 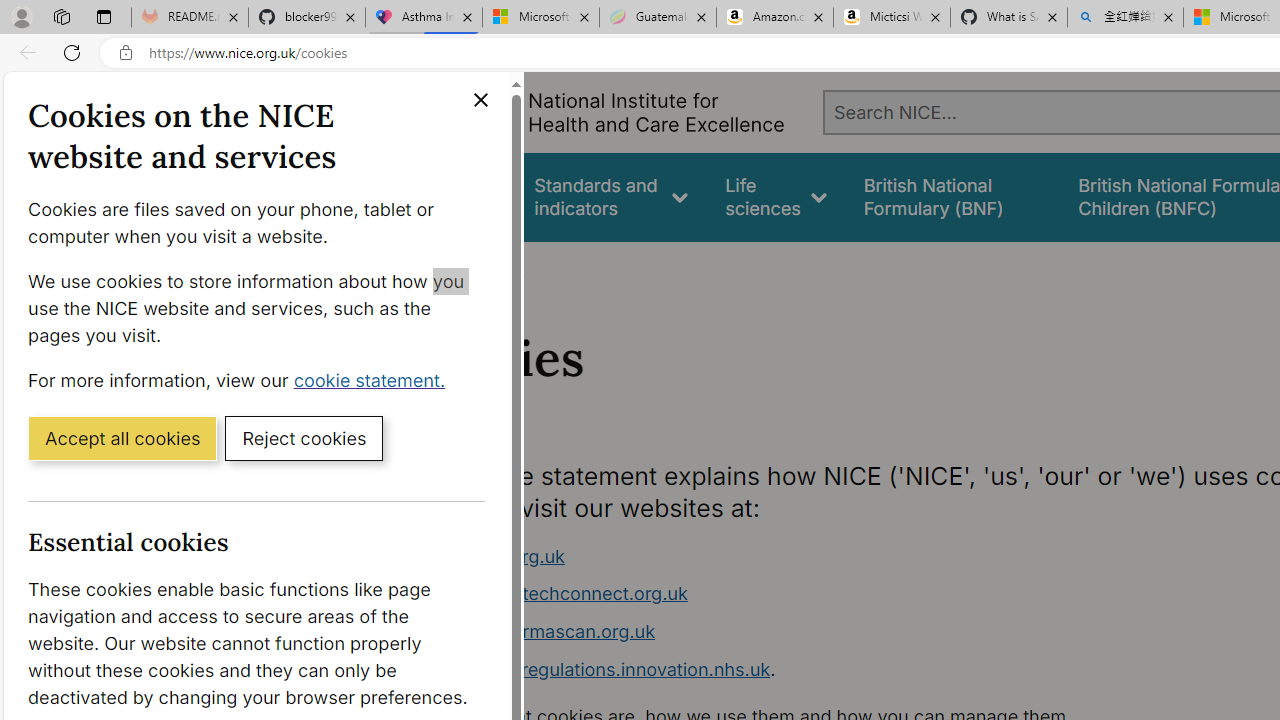 I want to click on 'Accept all cookies', so click(x=121, y=436).